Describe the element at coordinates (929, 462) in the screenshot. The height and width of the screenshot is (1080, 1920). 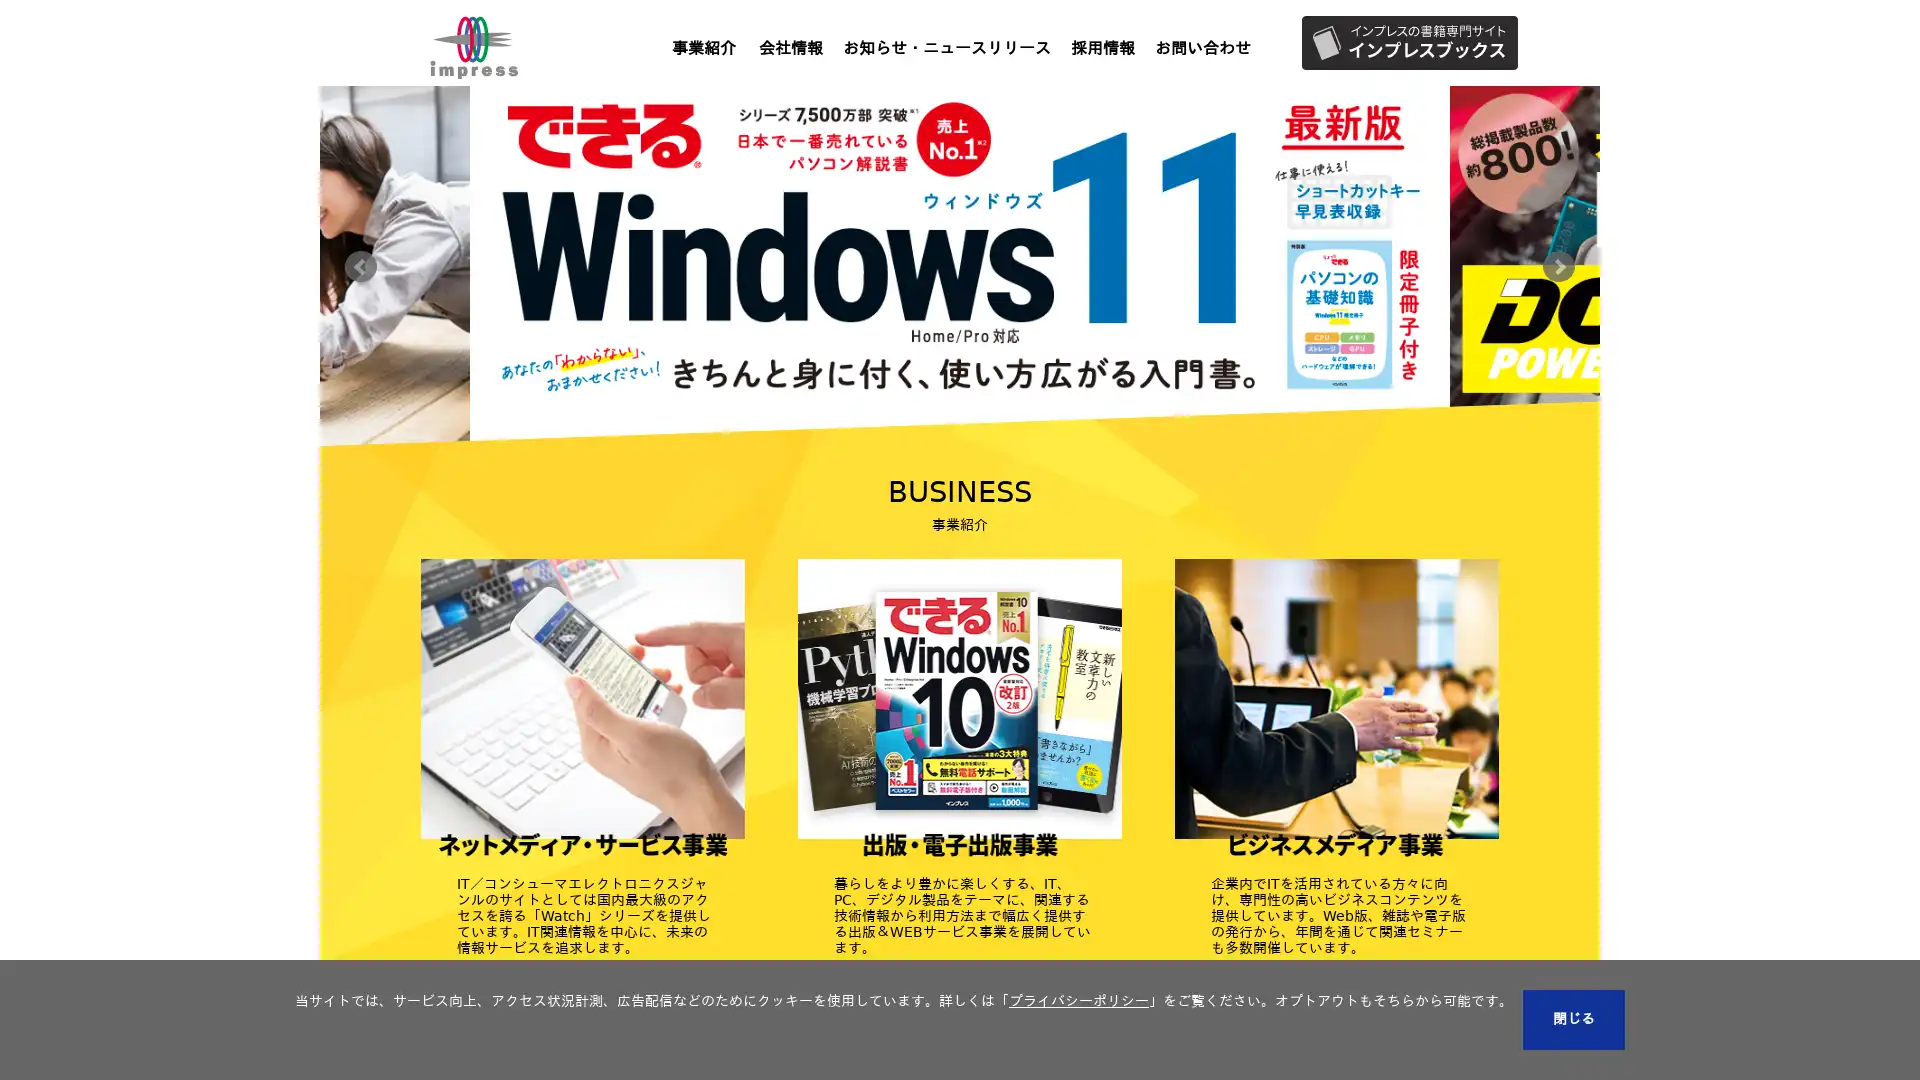
I see `a 2` at that location.